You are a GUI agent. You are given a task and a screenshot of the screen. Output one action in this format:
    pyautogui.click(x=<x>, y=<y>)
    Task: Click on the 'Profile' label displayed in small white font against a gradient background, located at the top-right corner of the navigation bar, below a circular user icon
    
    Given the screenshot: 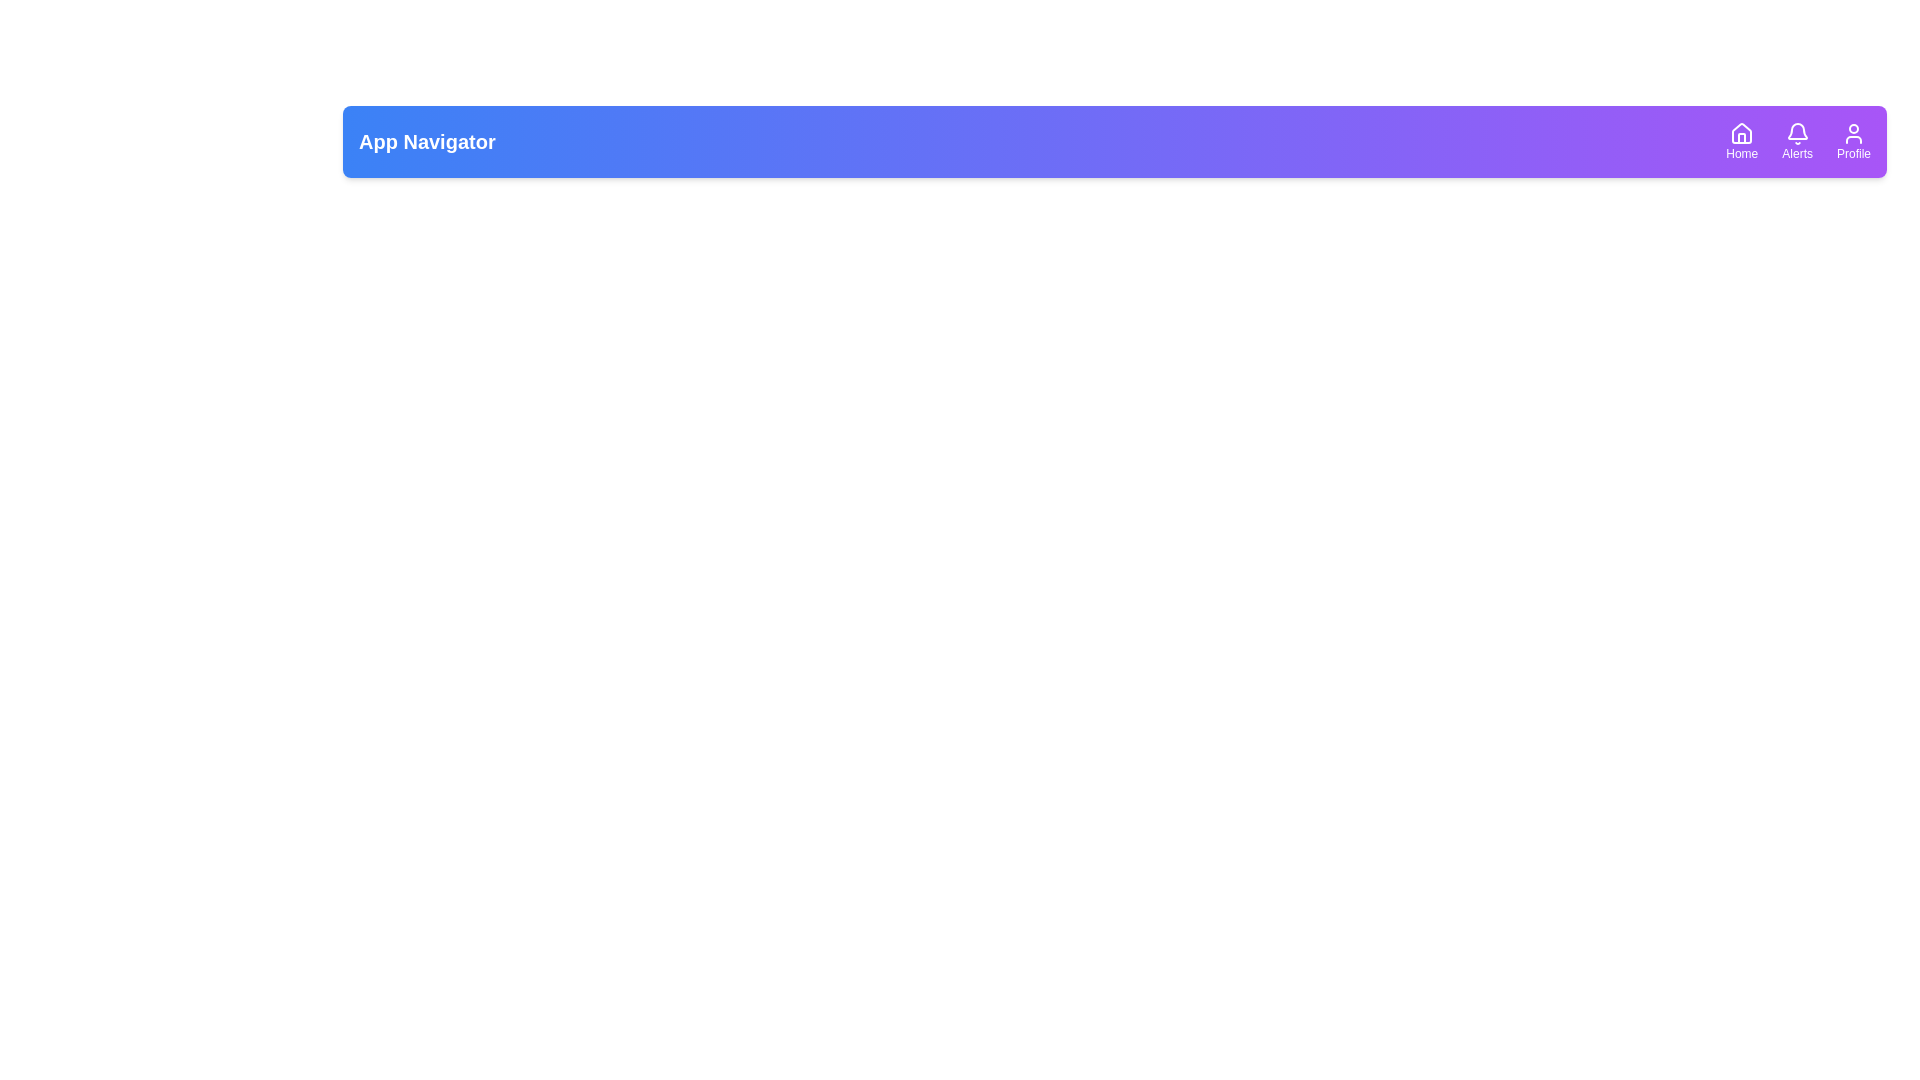 What is the action you would take?
    pyautogui.click(x=1852, y=153)
    